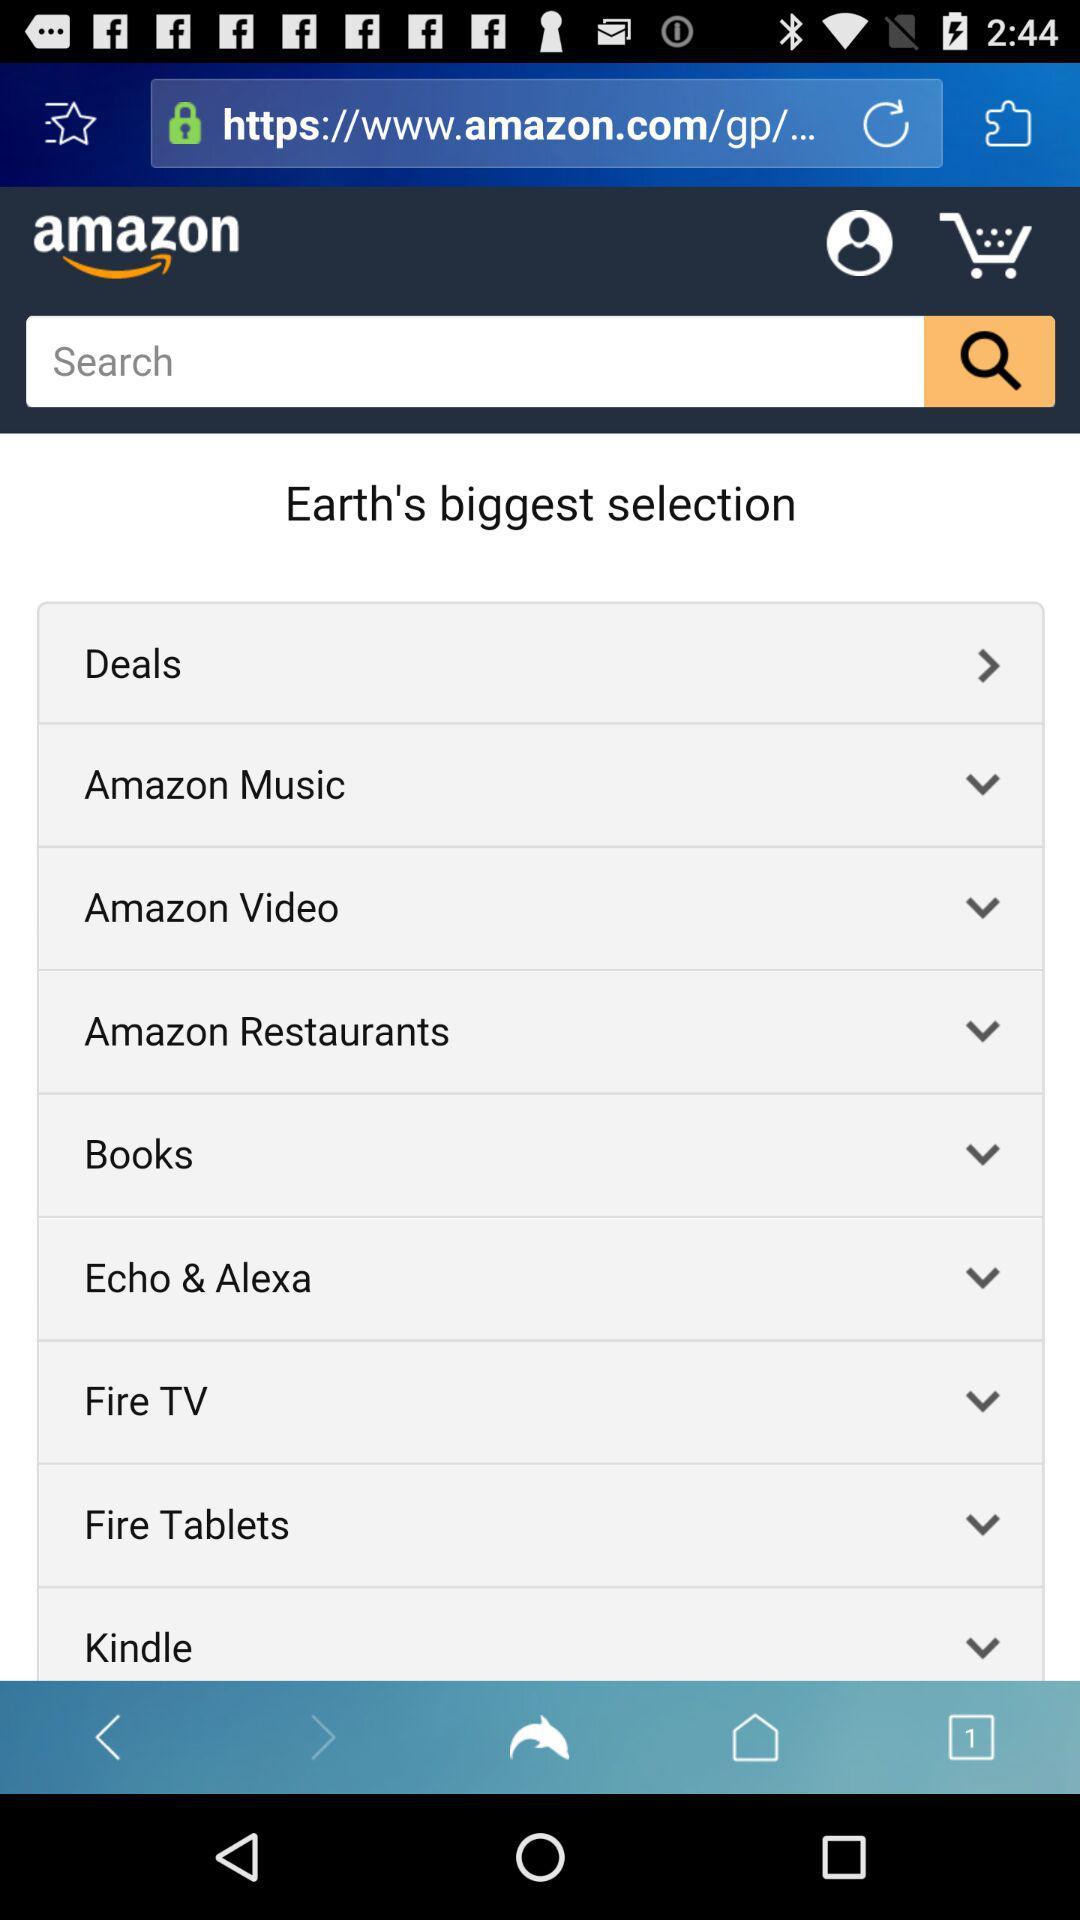 This screenshot has width=1080, height=1920. Describe the element at coordinates (185, 122) in the screenshot. I see `unblock section` at that location.